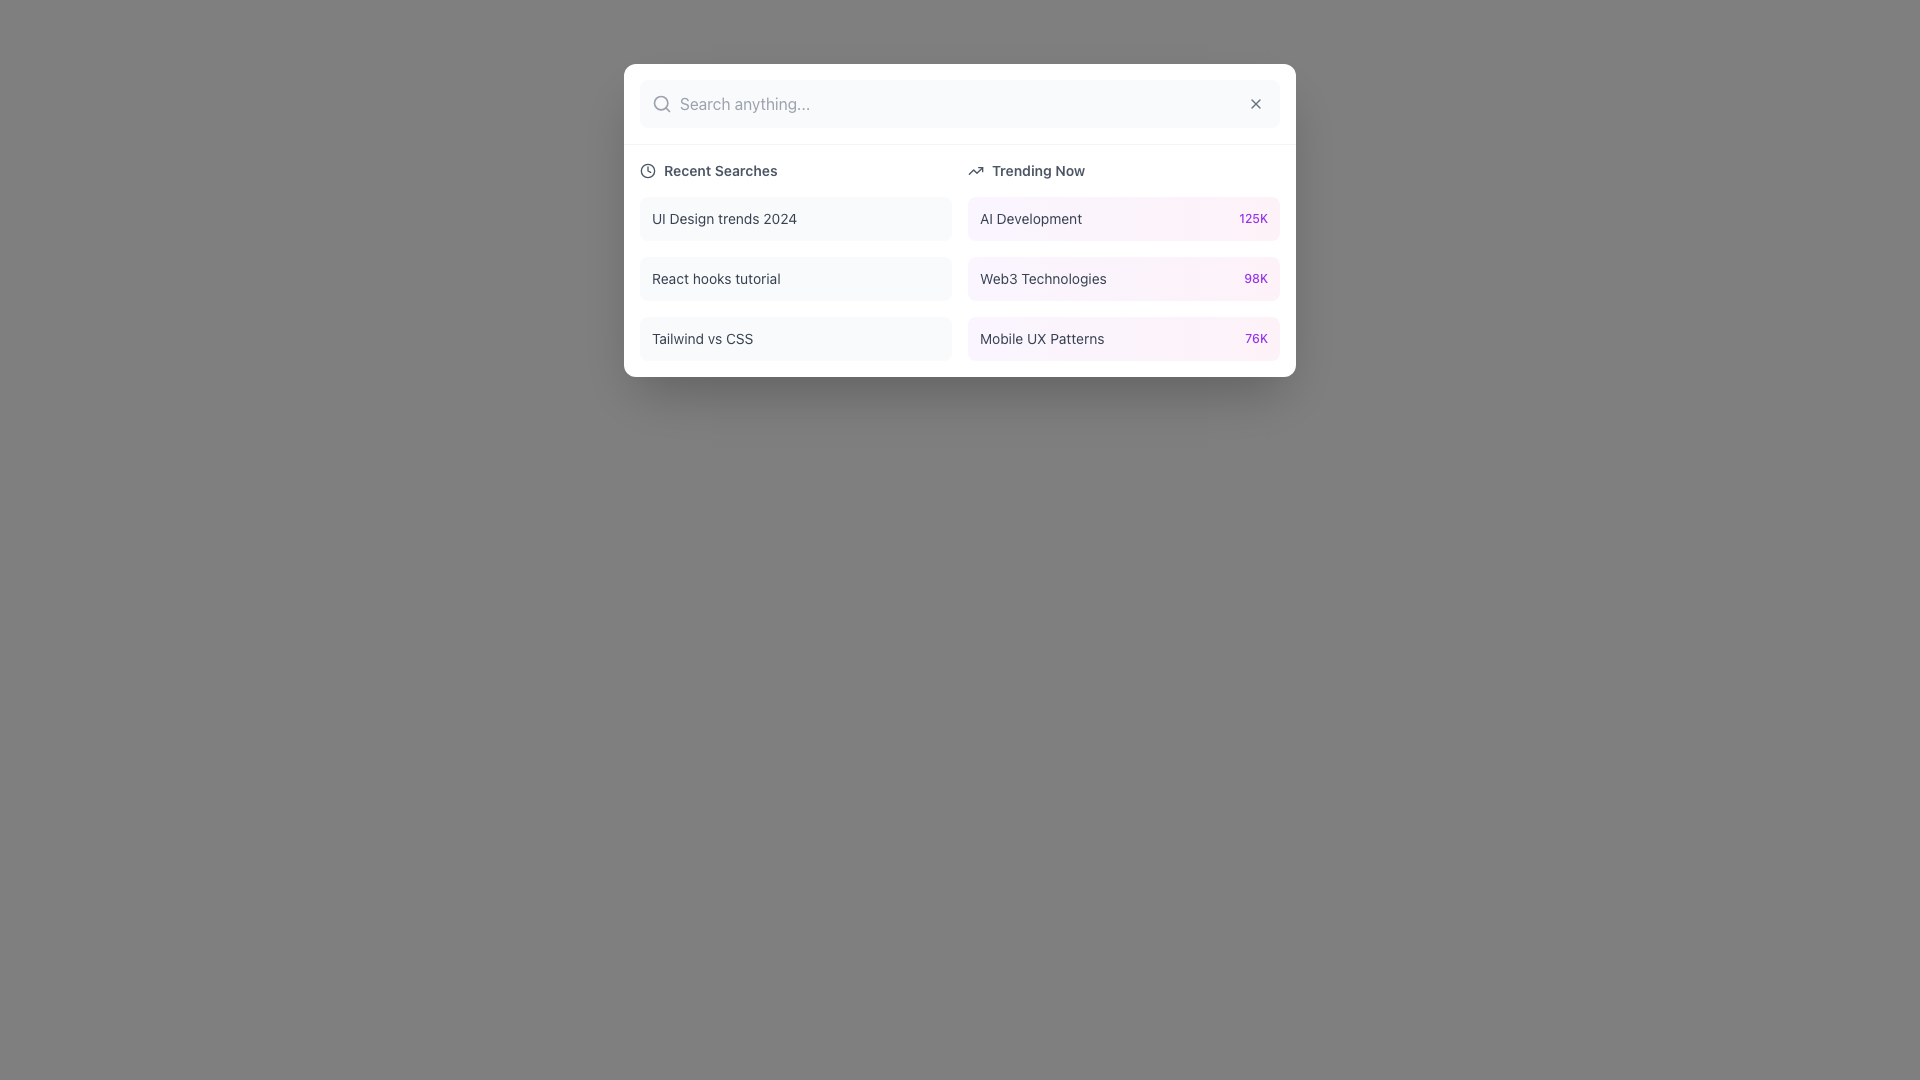 This screenshot has width=1920, height=1080. What do you see at coordinates (1123, 260) in the screenshot?
I see `the 'Web3 Technologies' trending topic element in the 'Trending Now' section` at bounding box center [1123, 260].